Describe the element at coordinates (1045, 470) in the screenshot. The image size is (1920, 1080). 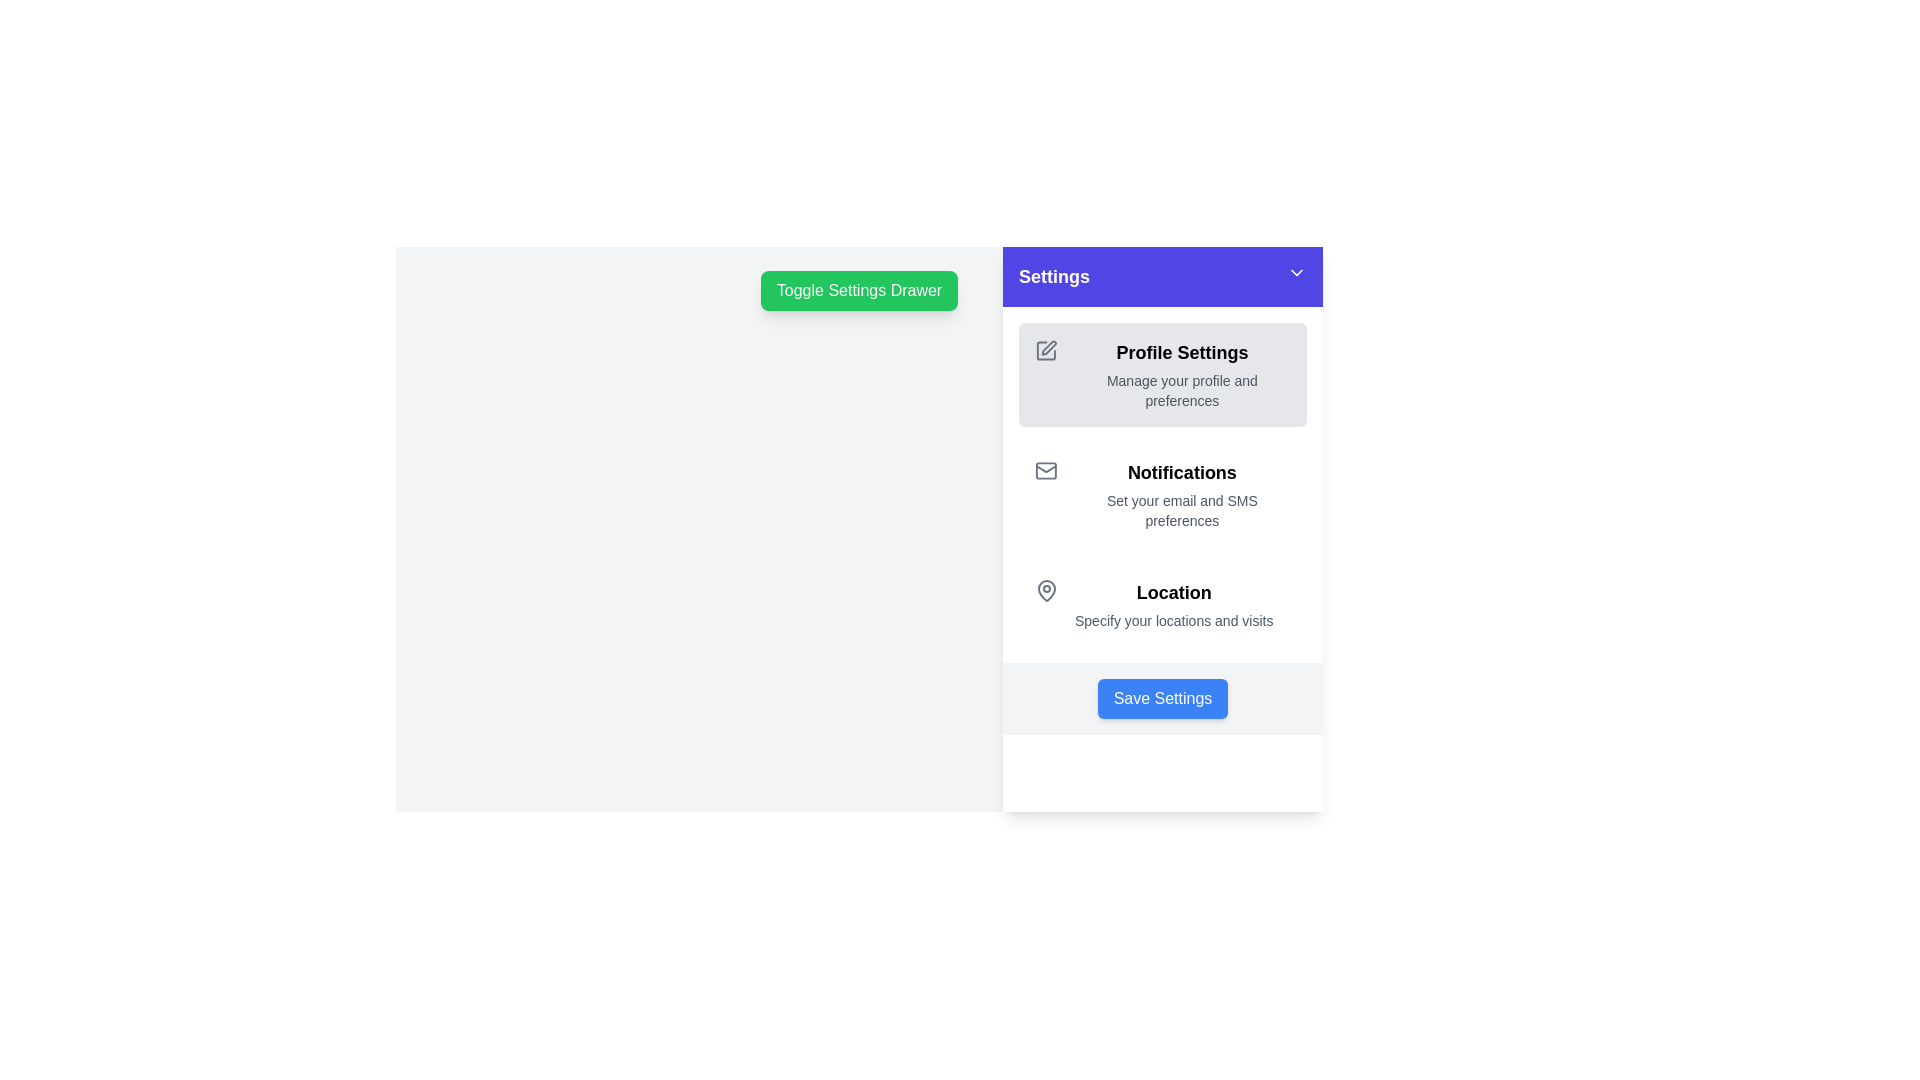
I see `the envelope icon in the Notifications section of the settings panel, which is styled in gray and resembles a mail symbol` at that location.